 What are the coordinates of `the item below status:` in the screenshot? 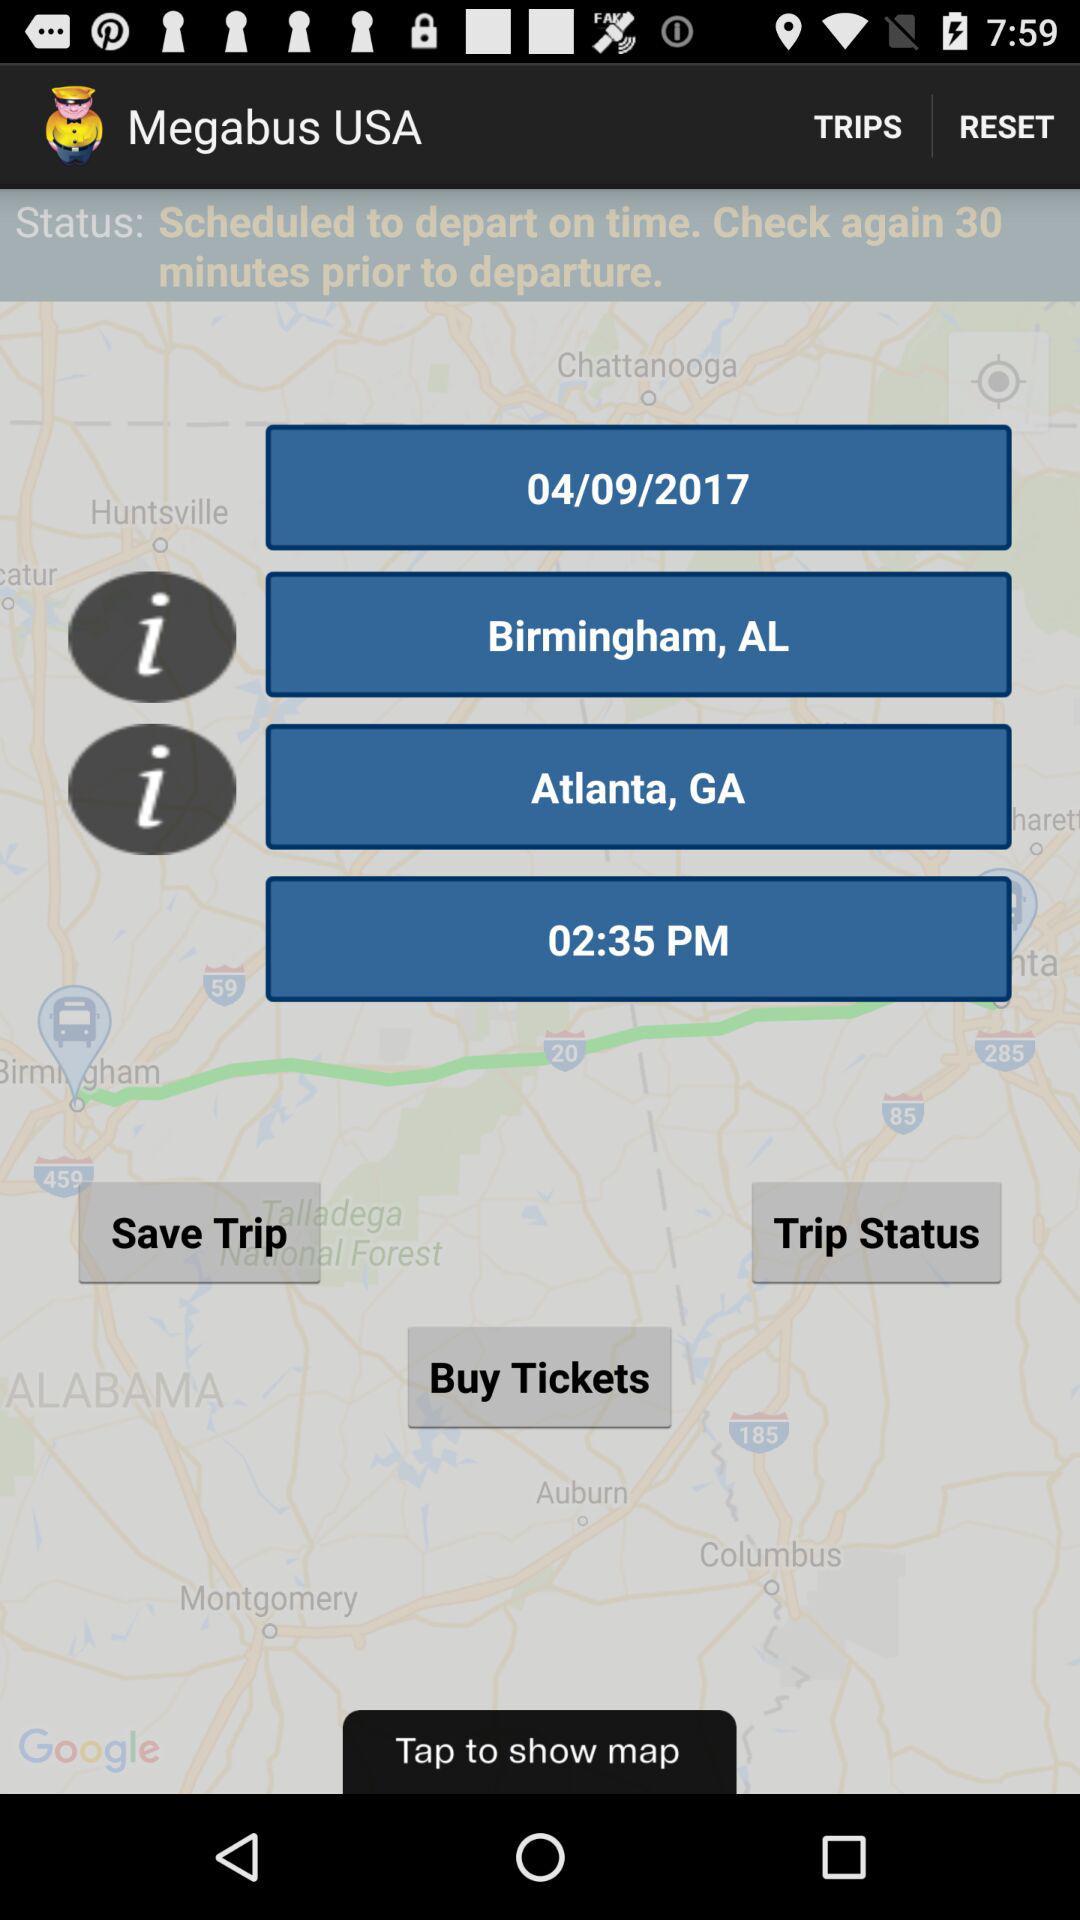 It's located at (540, 1046).